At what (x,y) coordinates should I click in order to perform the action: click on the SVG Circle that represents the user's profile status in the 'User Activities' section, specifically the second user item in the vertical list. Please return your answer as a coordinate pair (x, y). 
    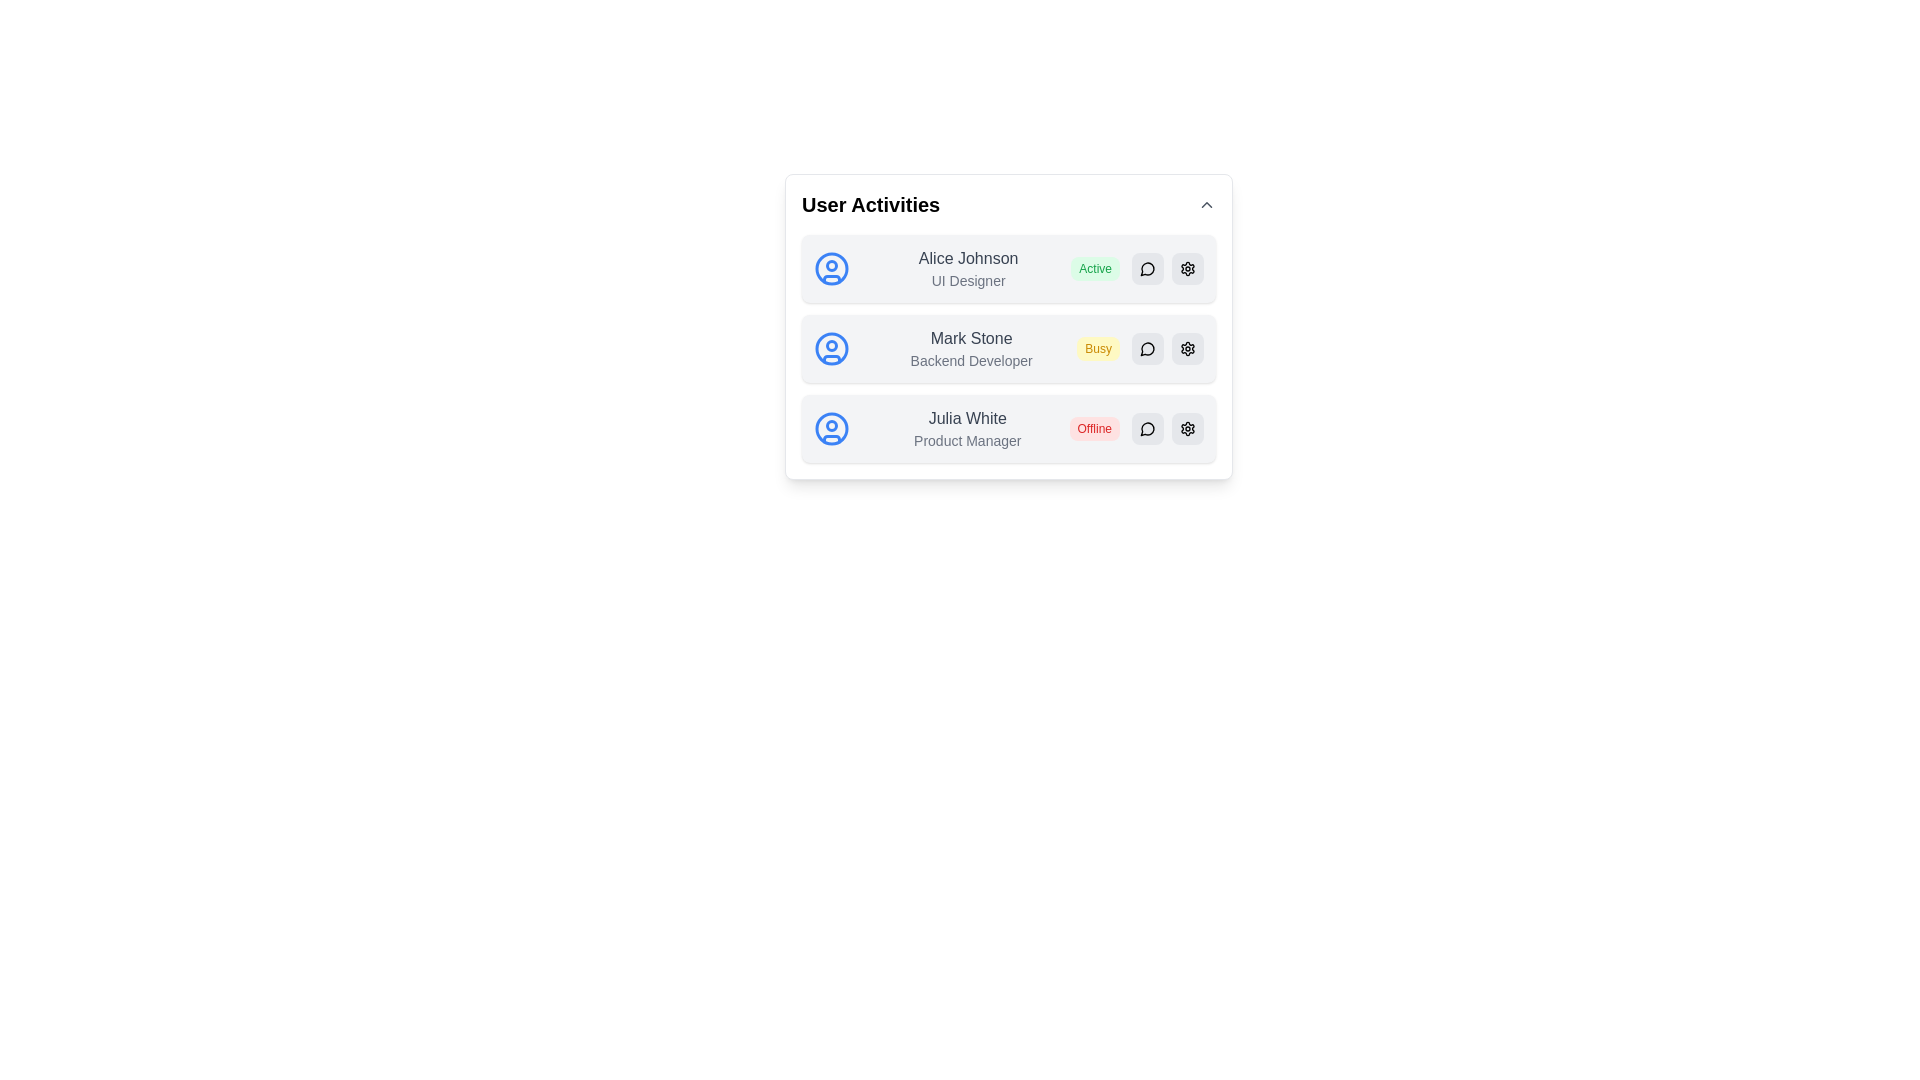
    Looking at the image, I should click on (831, 345).